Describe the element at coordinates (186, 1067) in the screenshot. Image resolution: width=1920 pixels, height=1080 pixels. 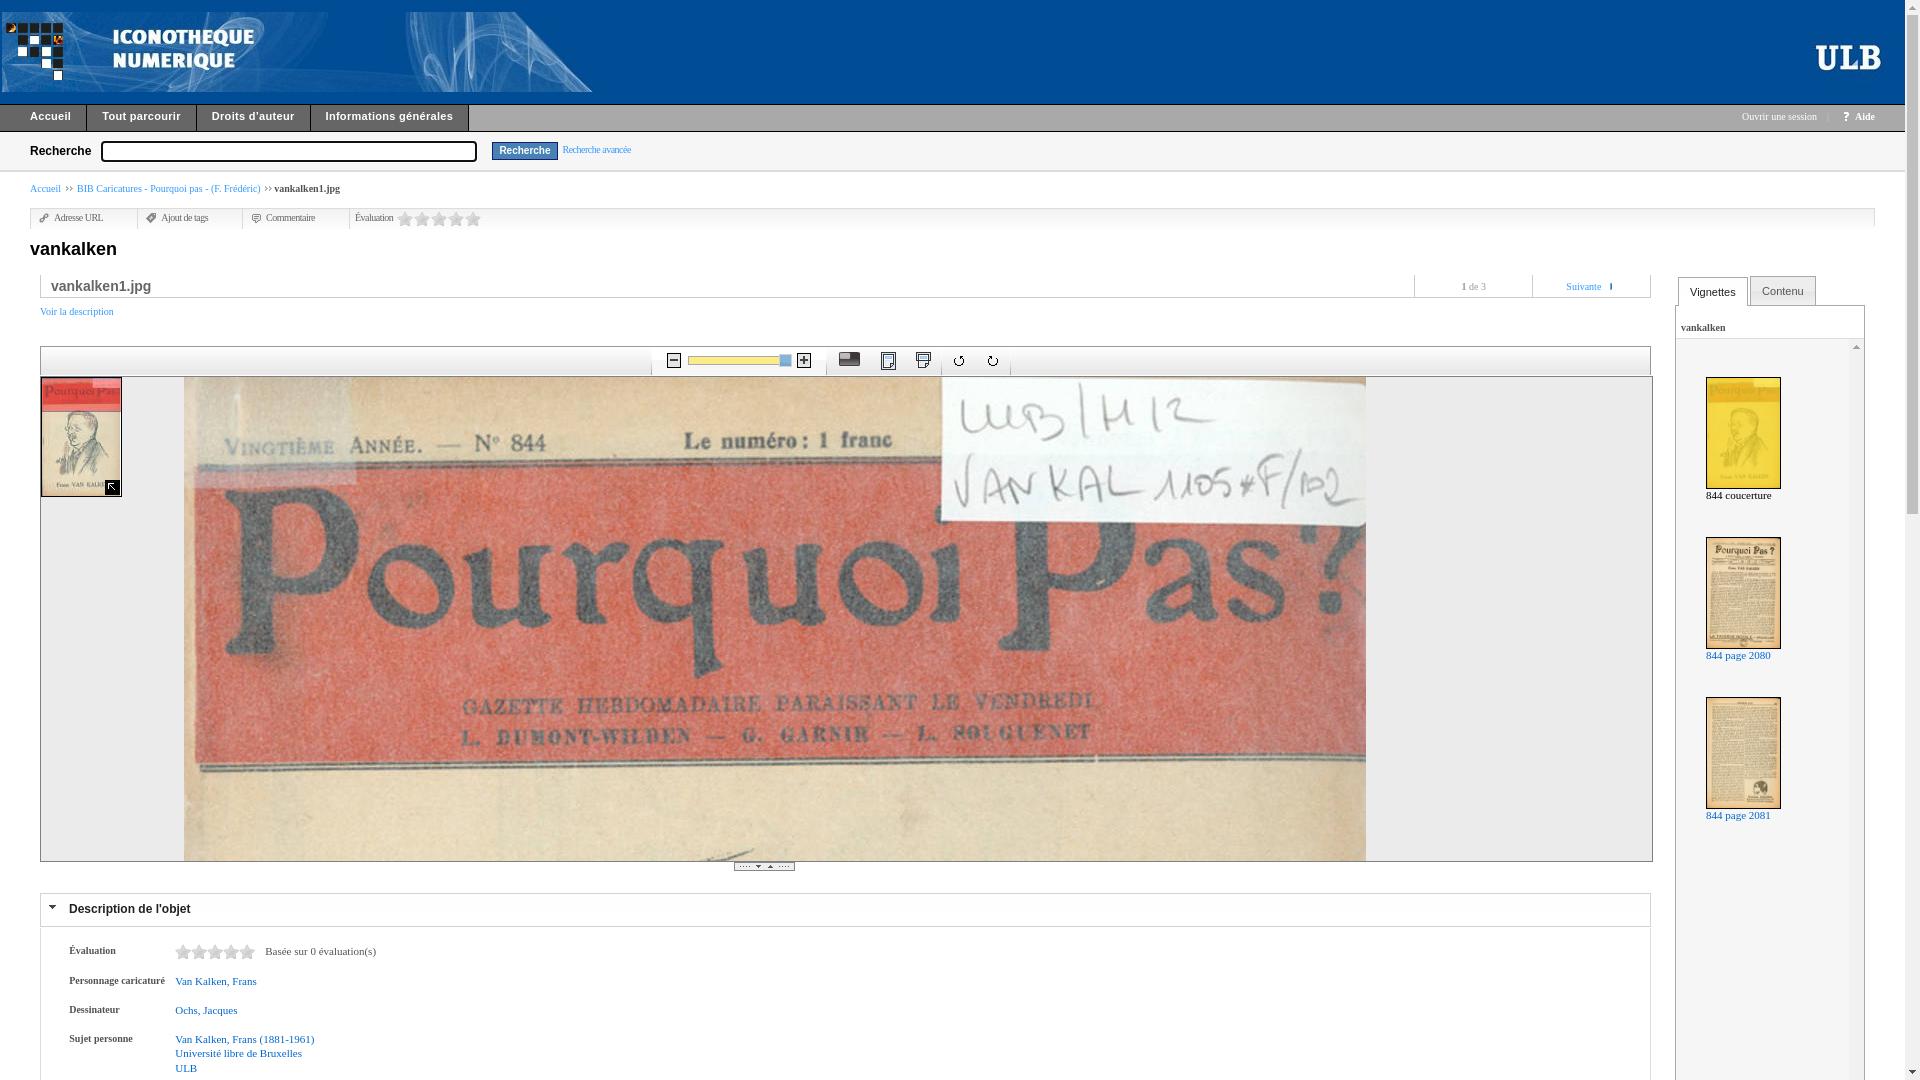
I see `'ULB'` at that location.